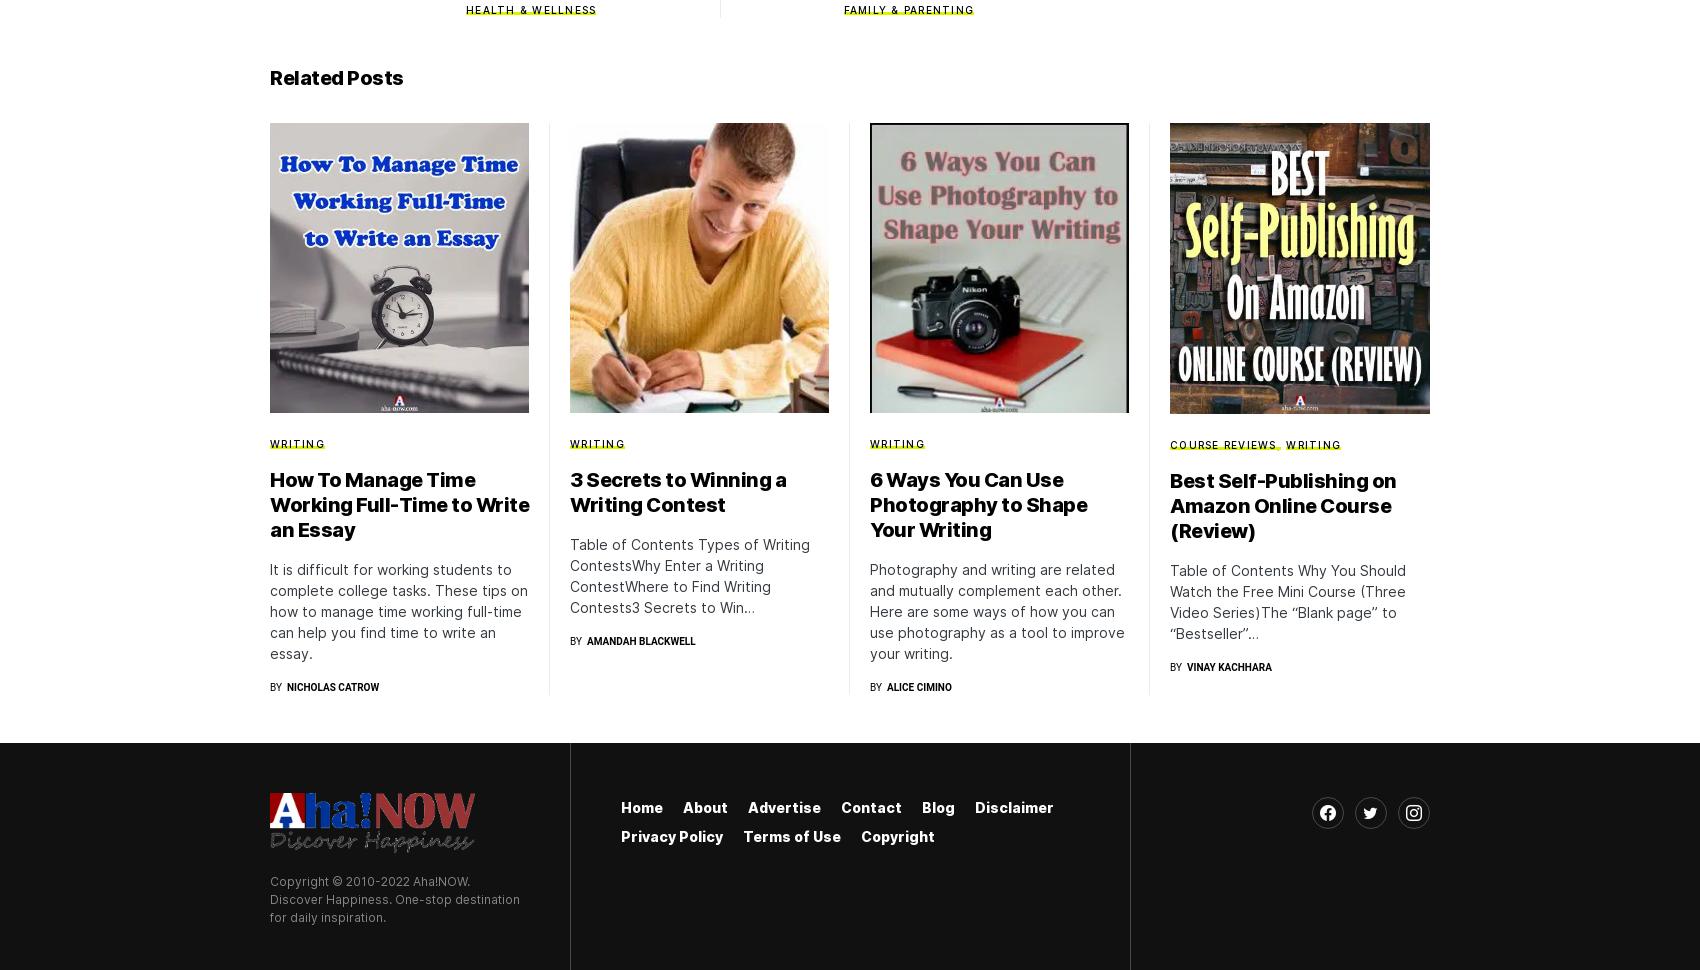  What do you see at coordinates (977, 504) in the screenshot?
I see `'6 Ways You Can Use Photography to Shape Your Writing'` at bounding box center [977, 504].